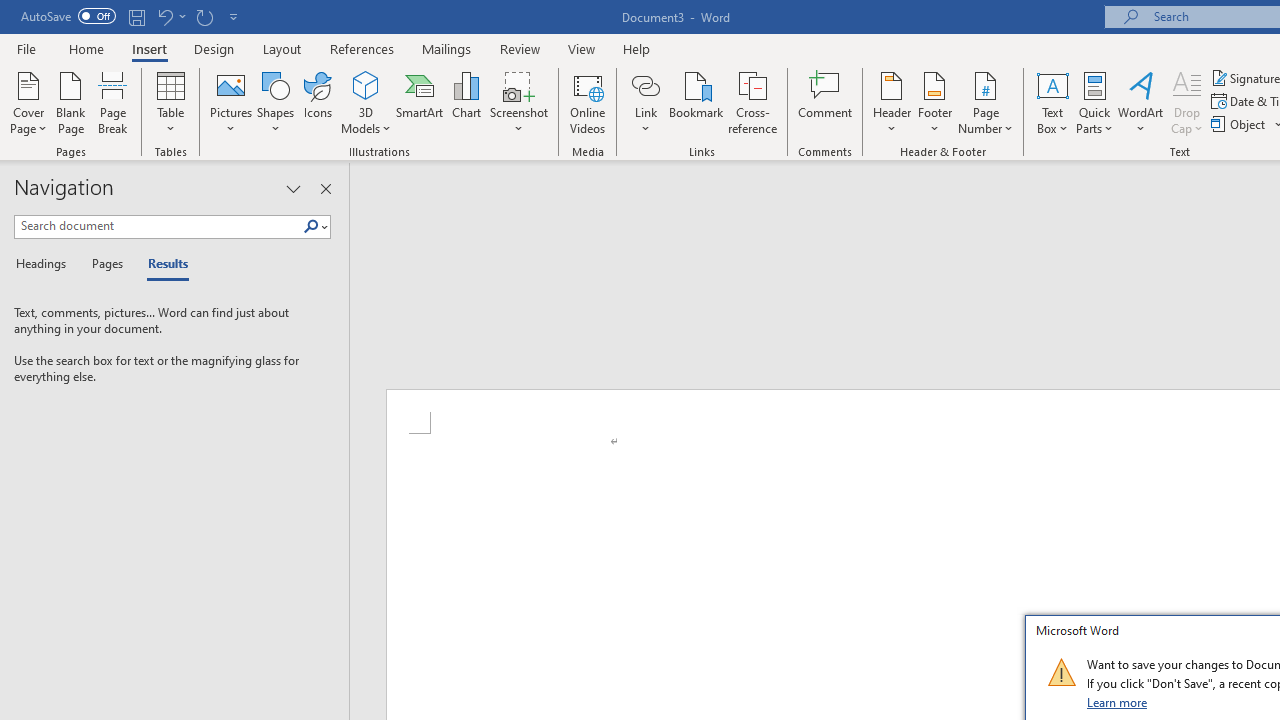 The height and width of the screenshot is (720, 1280). What do you see at coordinates (825, 103) in the screenshot?
I see `'Comment'` at bounding box center [825, 103].